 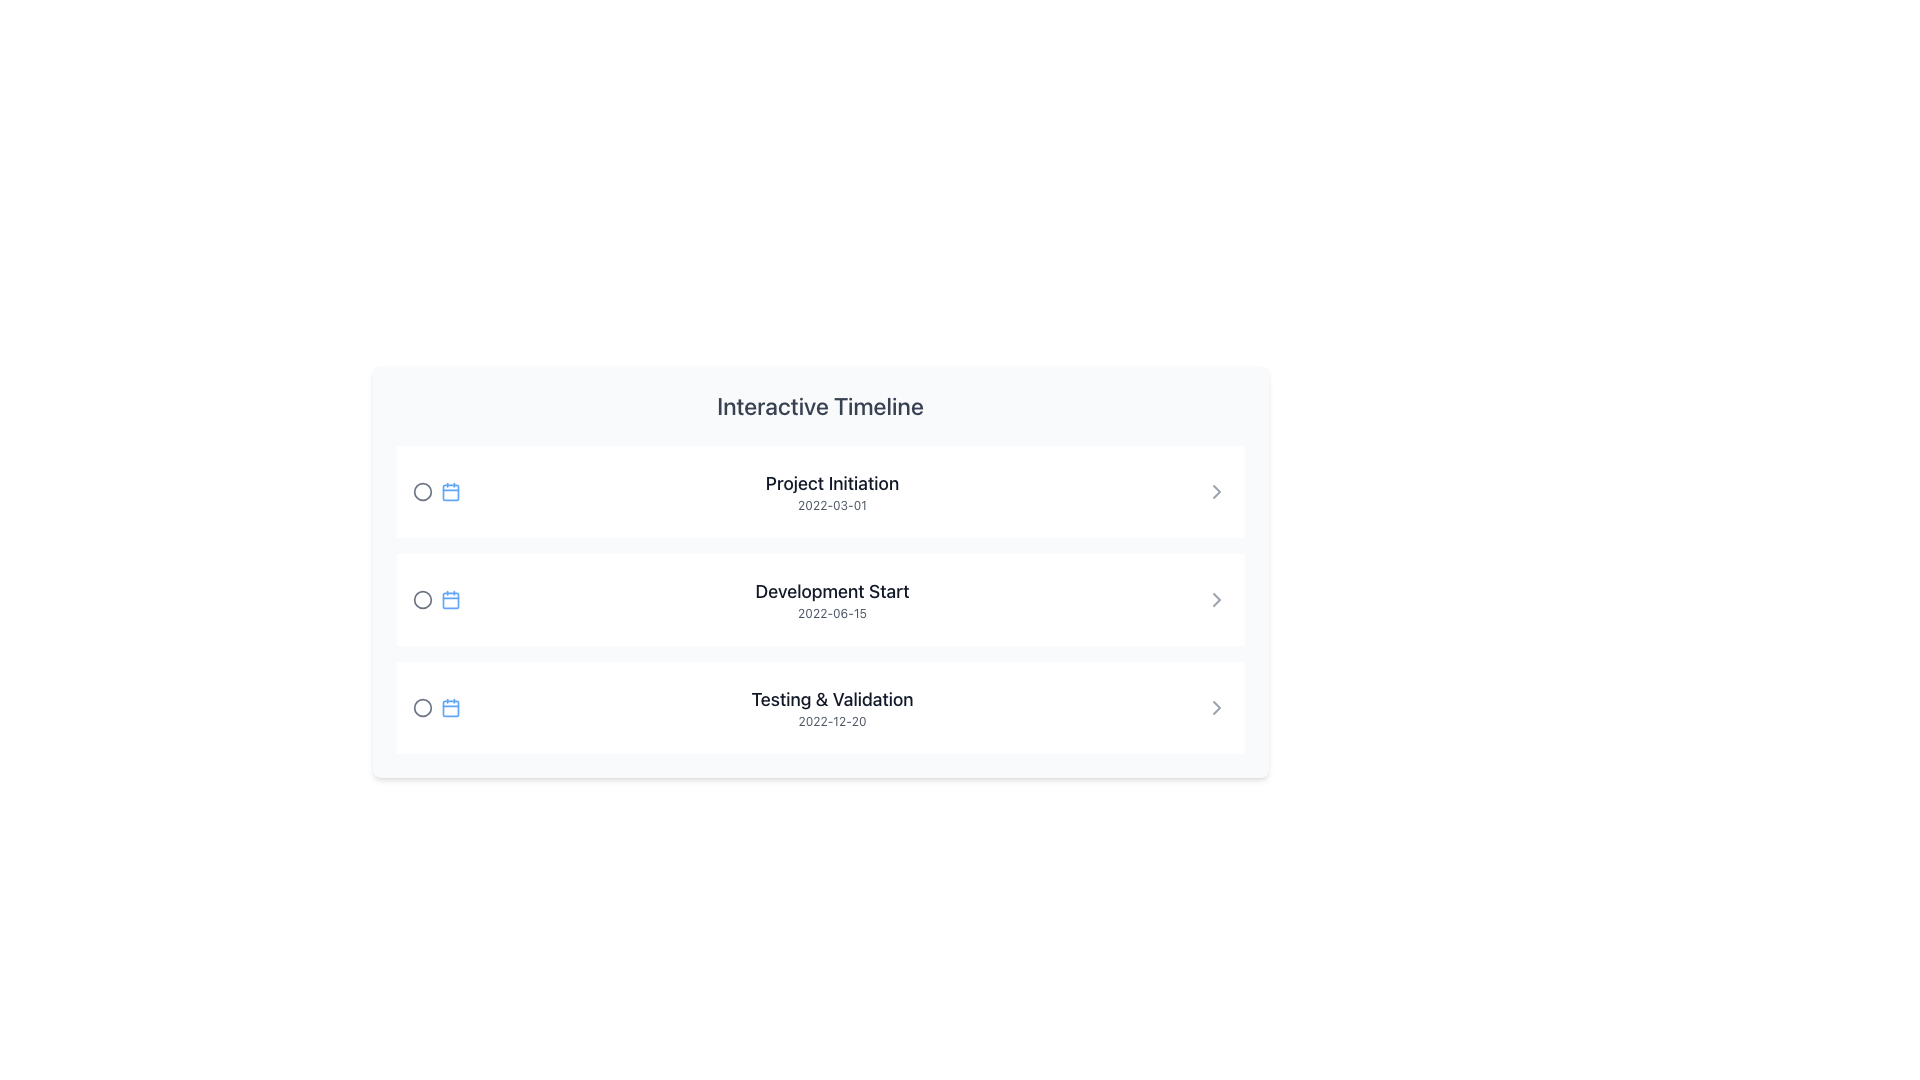 What do you see at coordinates (820, 599) in the screenshot?
I see `the 'Development Start' list item` at bounding box center [820, 599].